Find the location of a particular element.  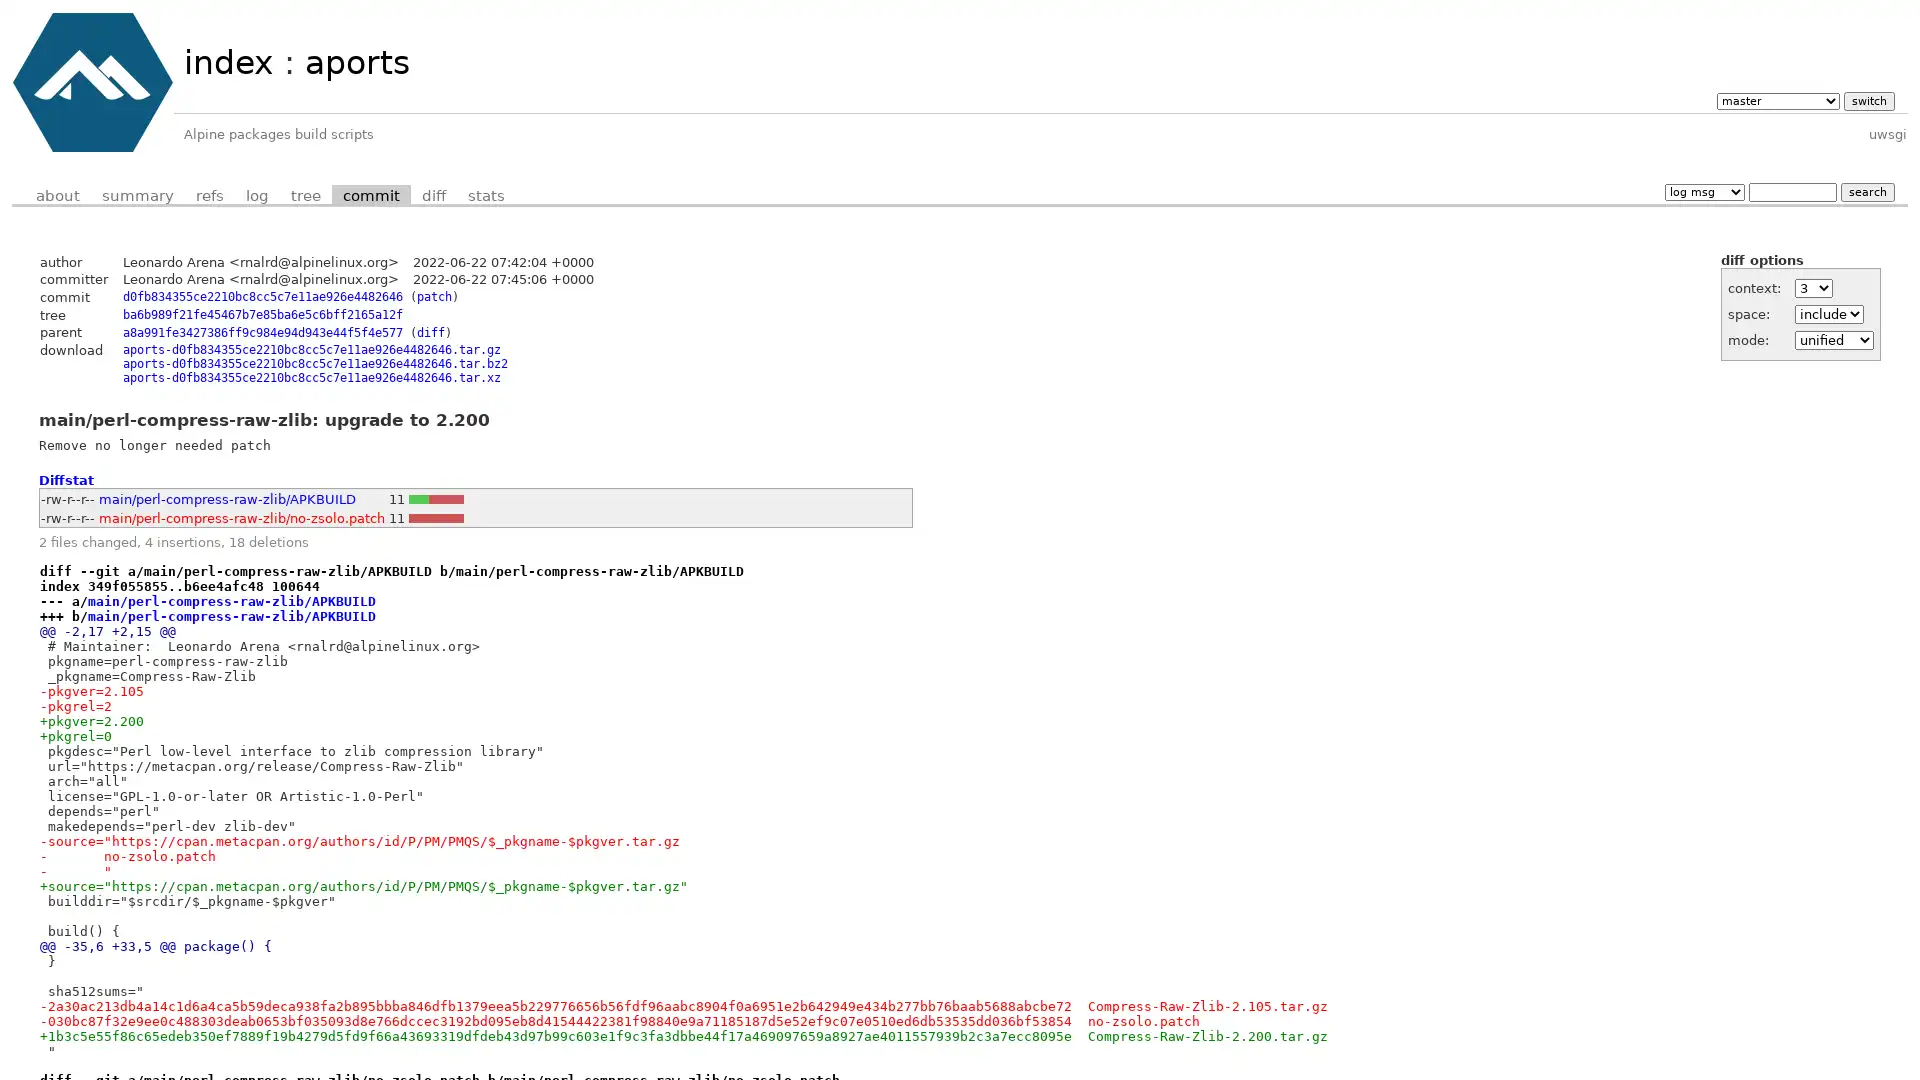

switch is located at coordinates (1867, 100).